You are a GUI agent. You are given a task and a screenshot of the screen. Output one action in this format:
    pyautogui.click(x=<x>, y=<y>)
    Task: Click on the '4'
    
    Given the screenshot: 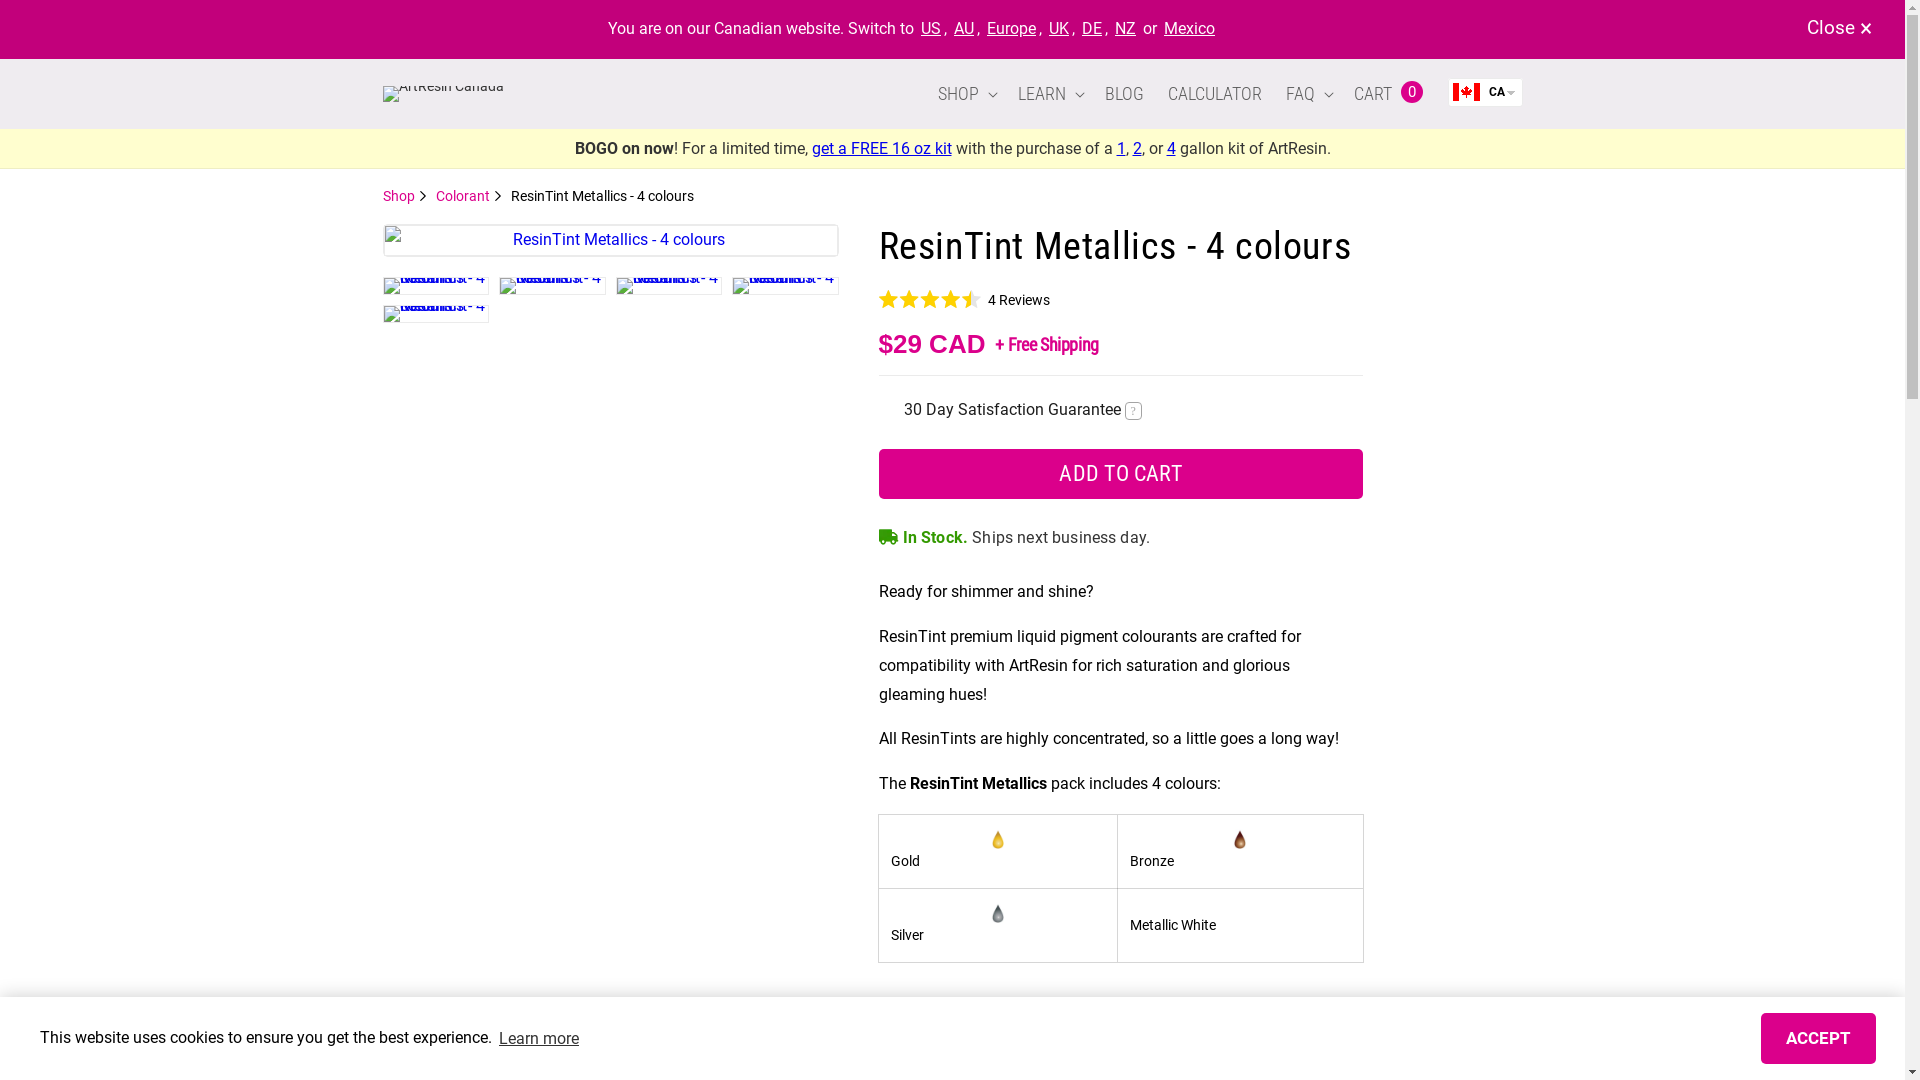 What is the action you would take?
    pyautogui.click(x=1170, y=147)
    